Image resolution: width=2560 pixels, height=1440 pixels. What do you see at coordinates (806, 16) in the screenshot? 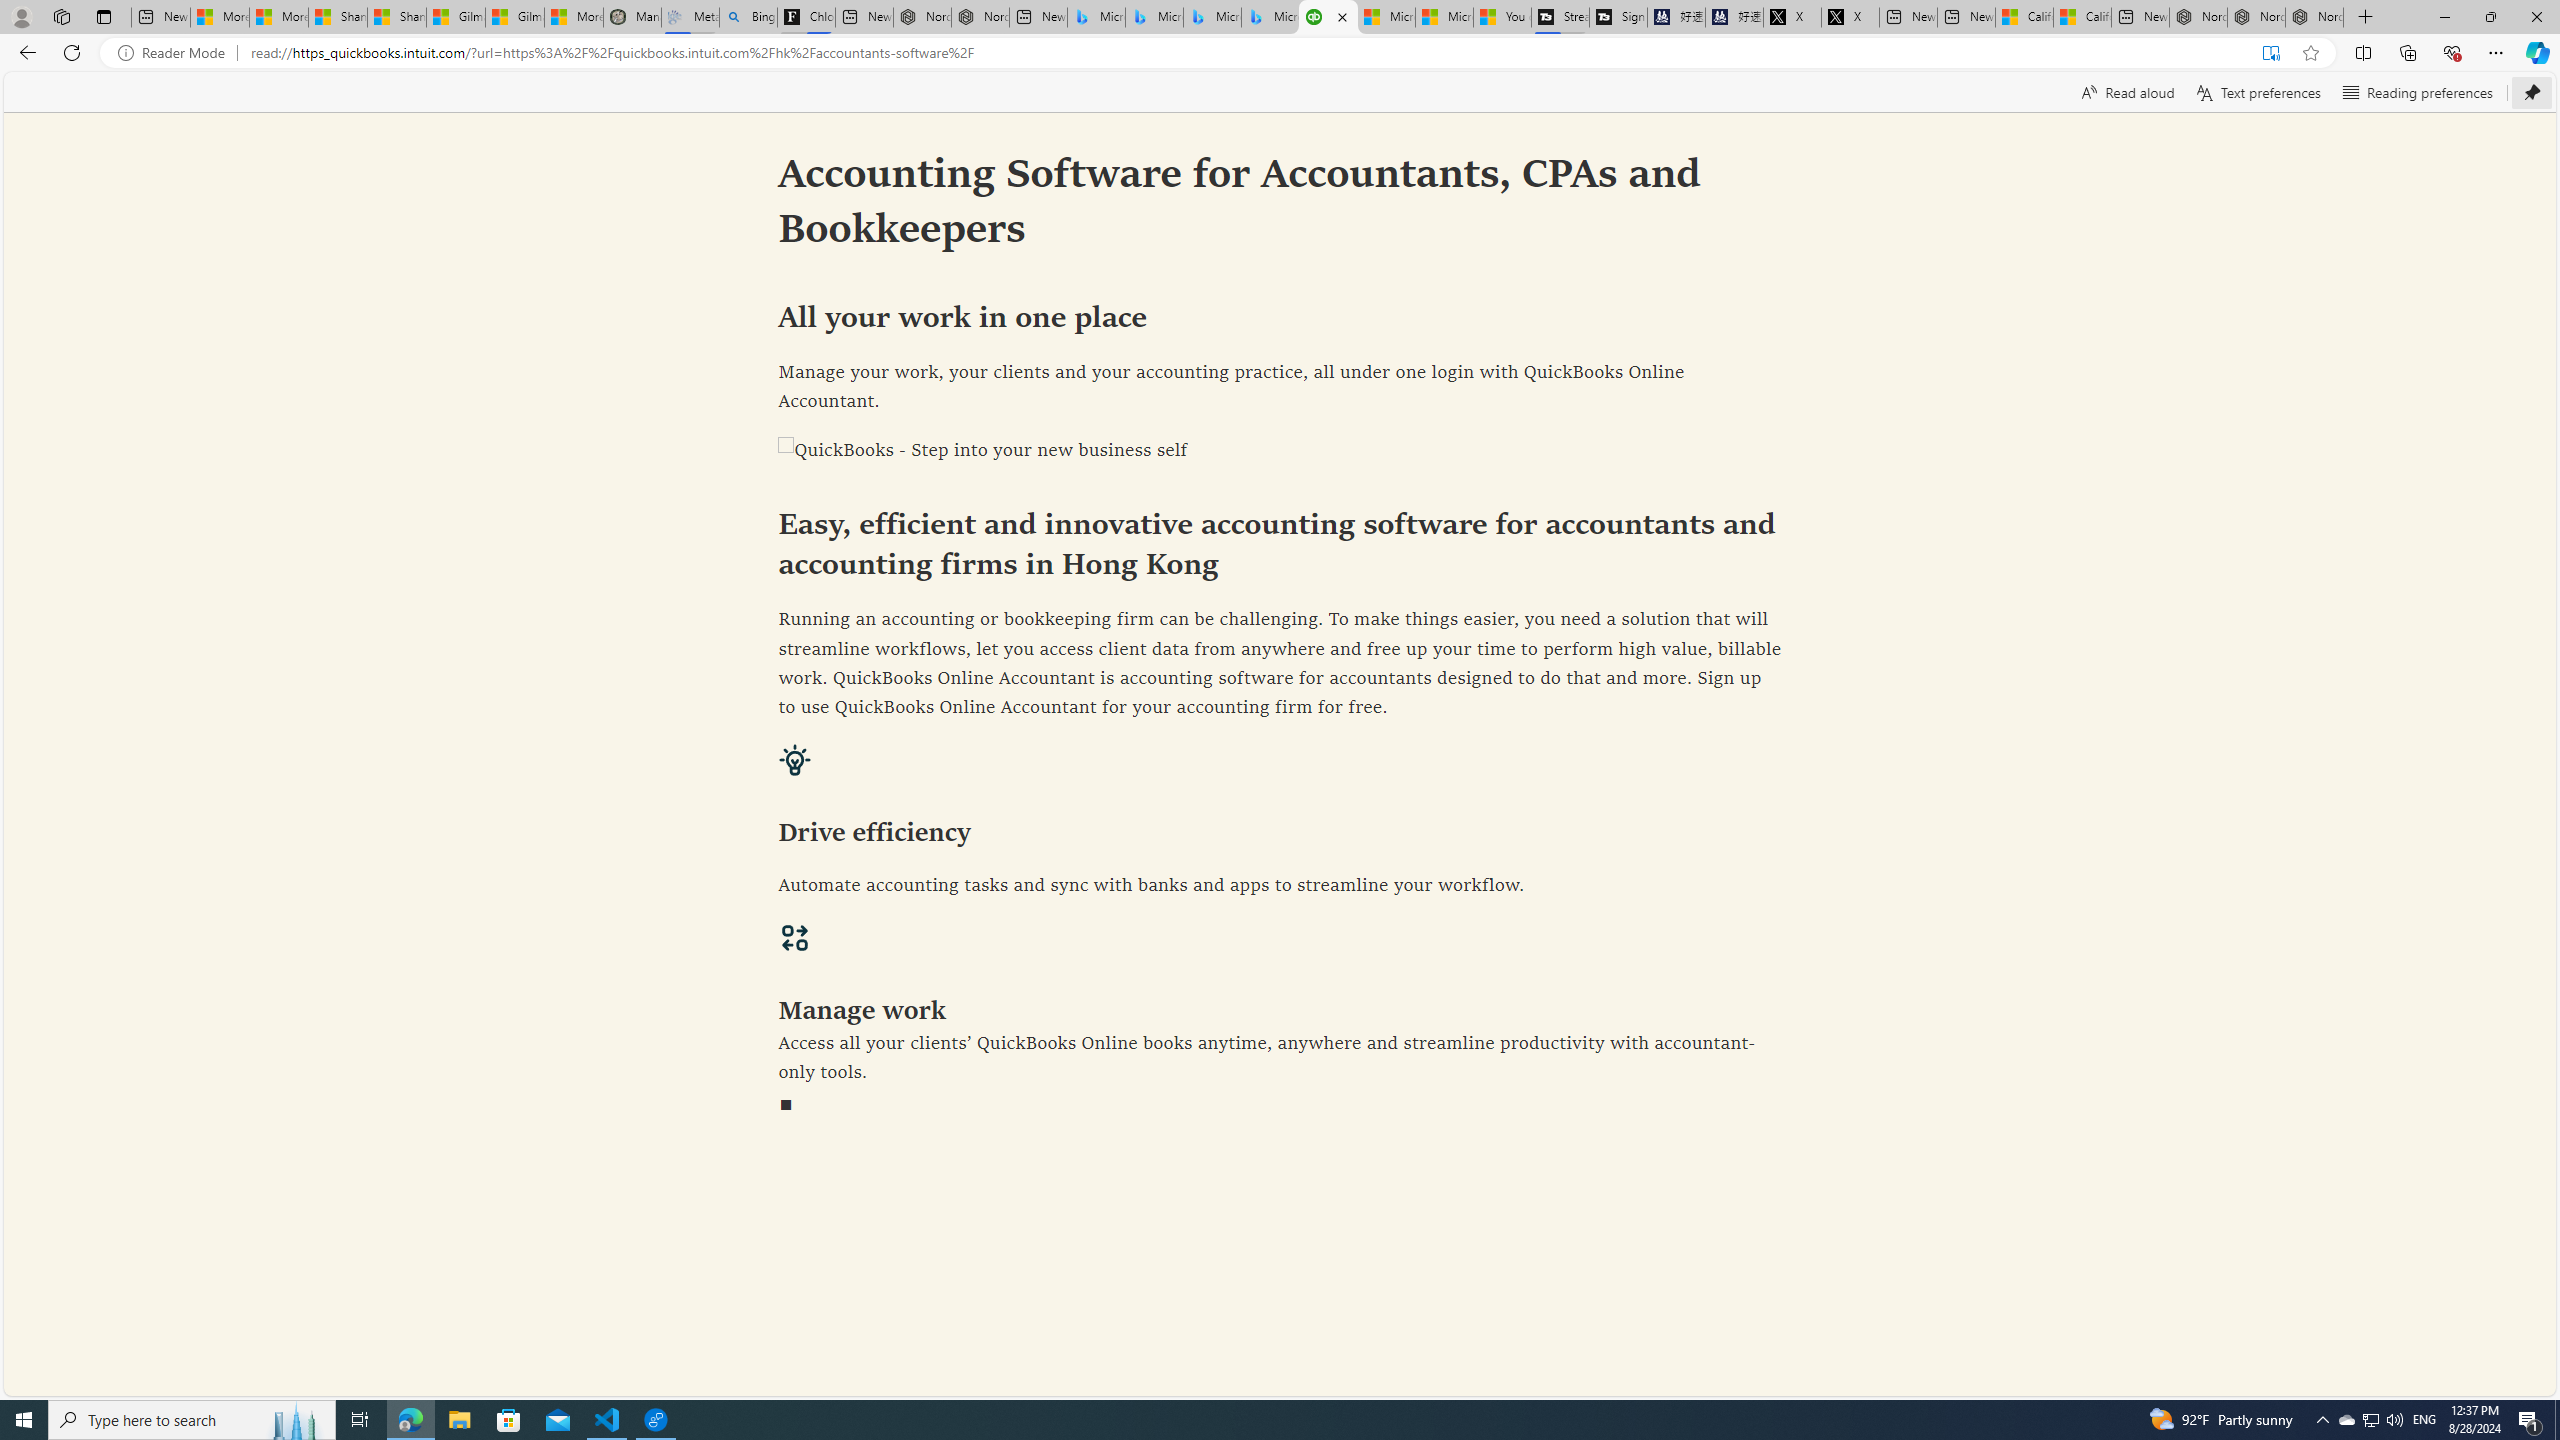
I see `'Chloe Sorvino'` at bounding box center [806, 16].